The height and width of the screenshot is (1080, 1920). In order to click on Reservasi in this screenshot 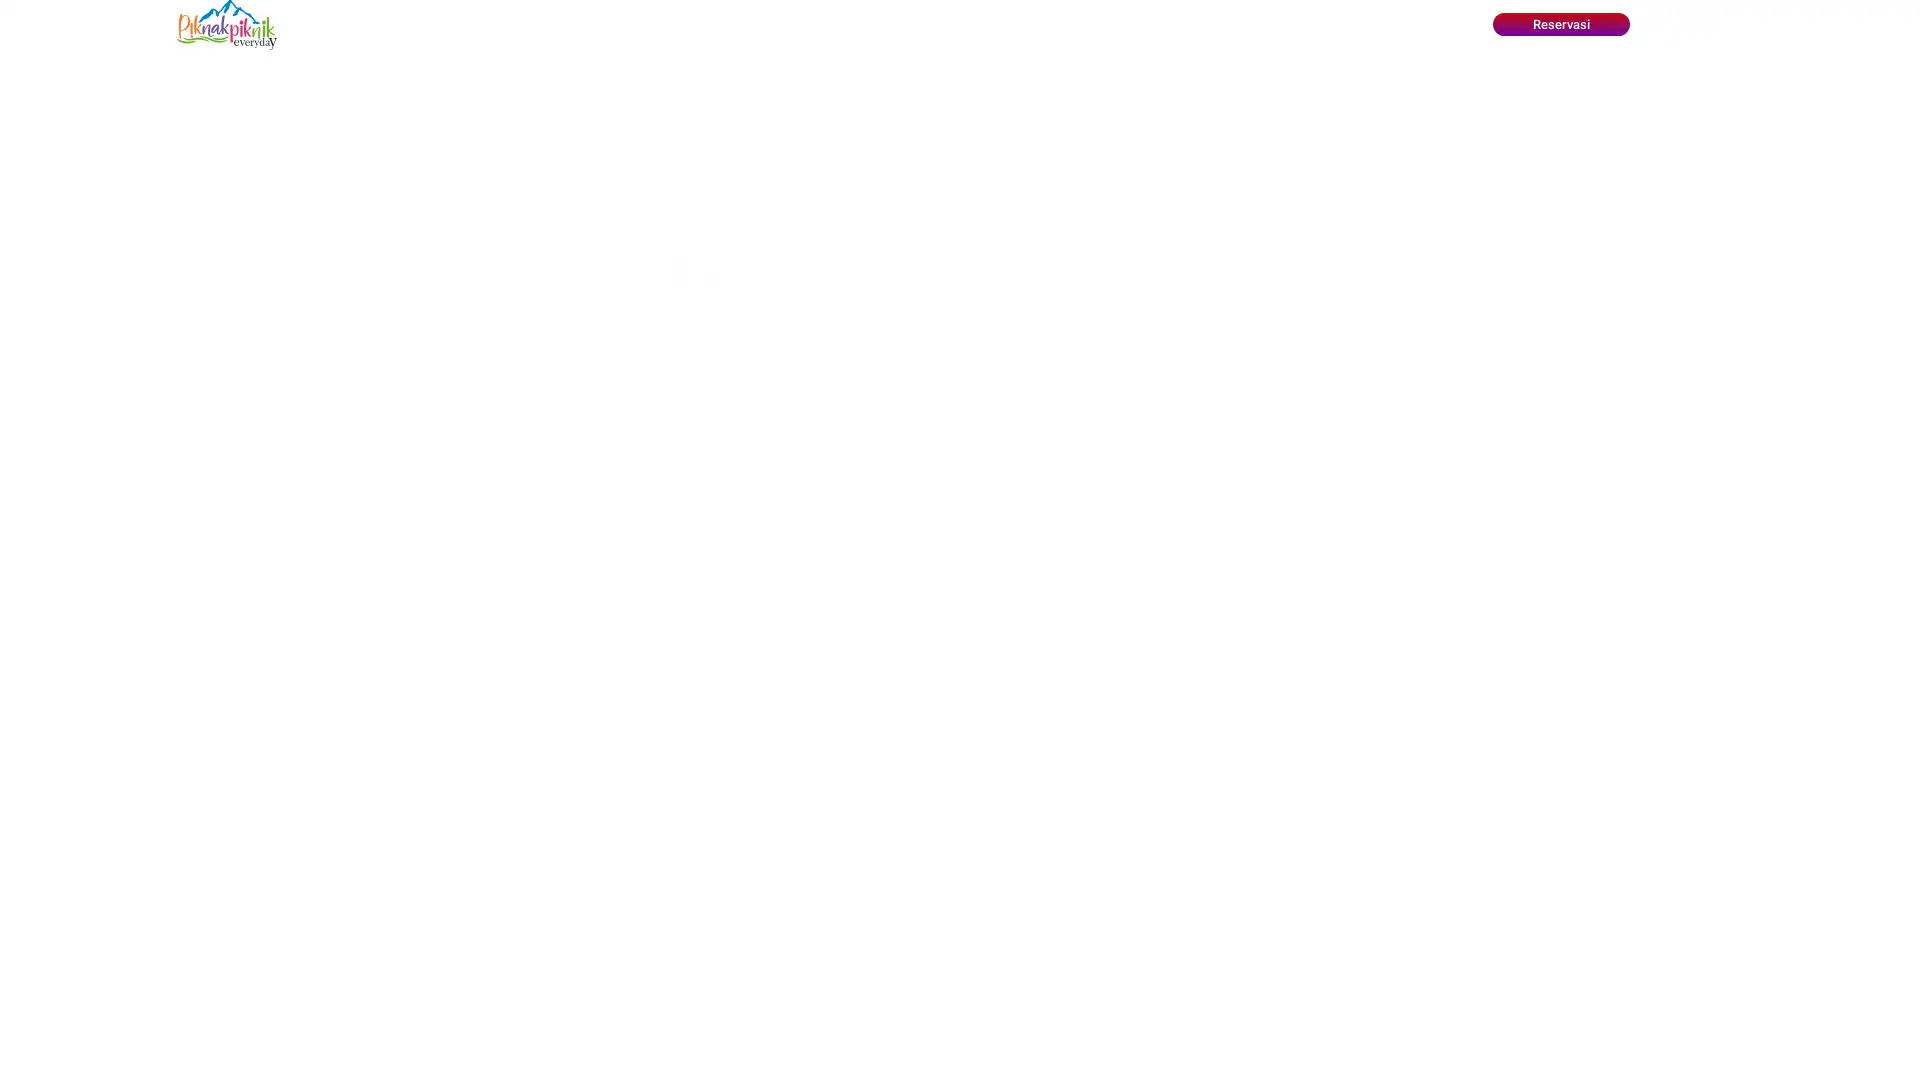, I will do `click(1559, 24)`.